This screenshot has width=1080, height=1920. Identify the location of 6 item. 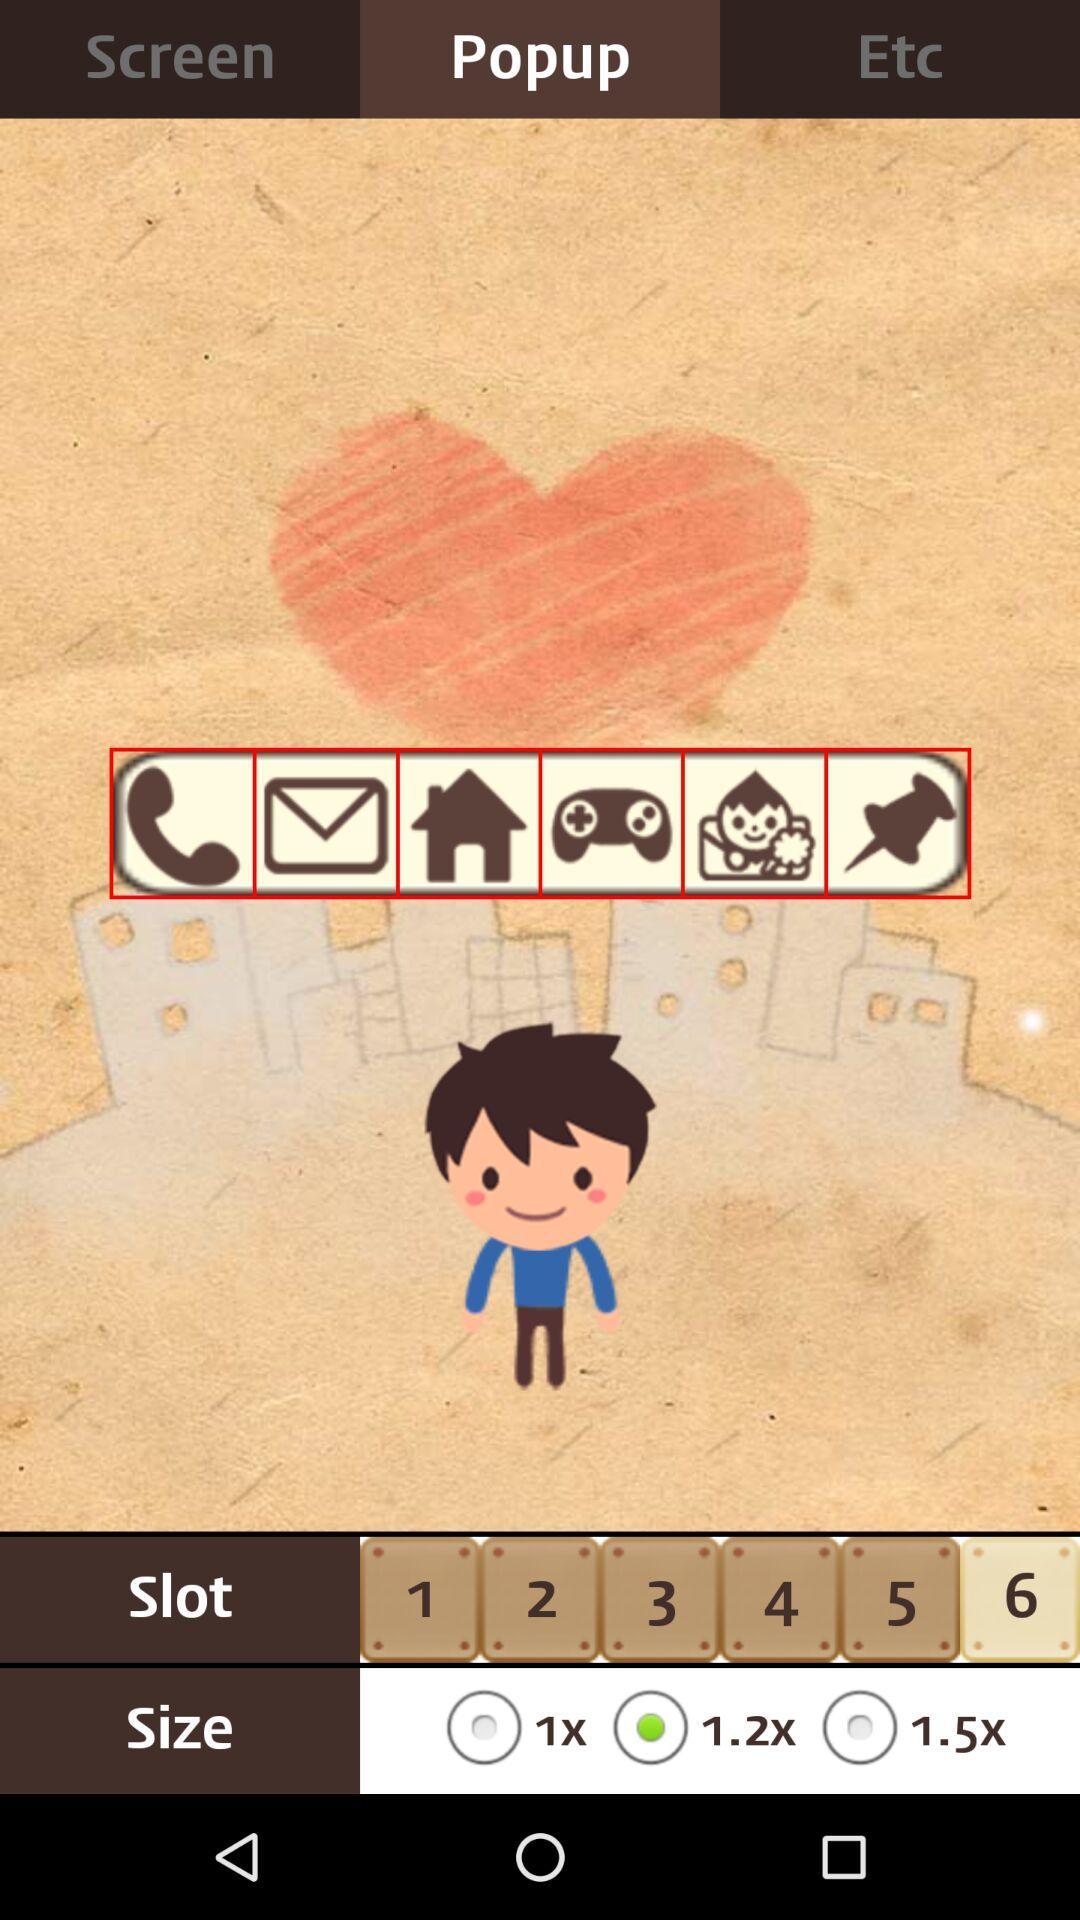
(1019, 1598).